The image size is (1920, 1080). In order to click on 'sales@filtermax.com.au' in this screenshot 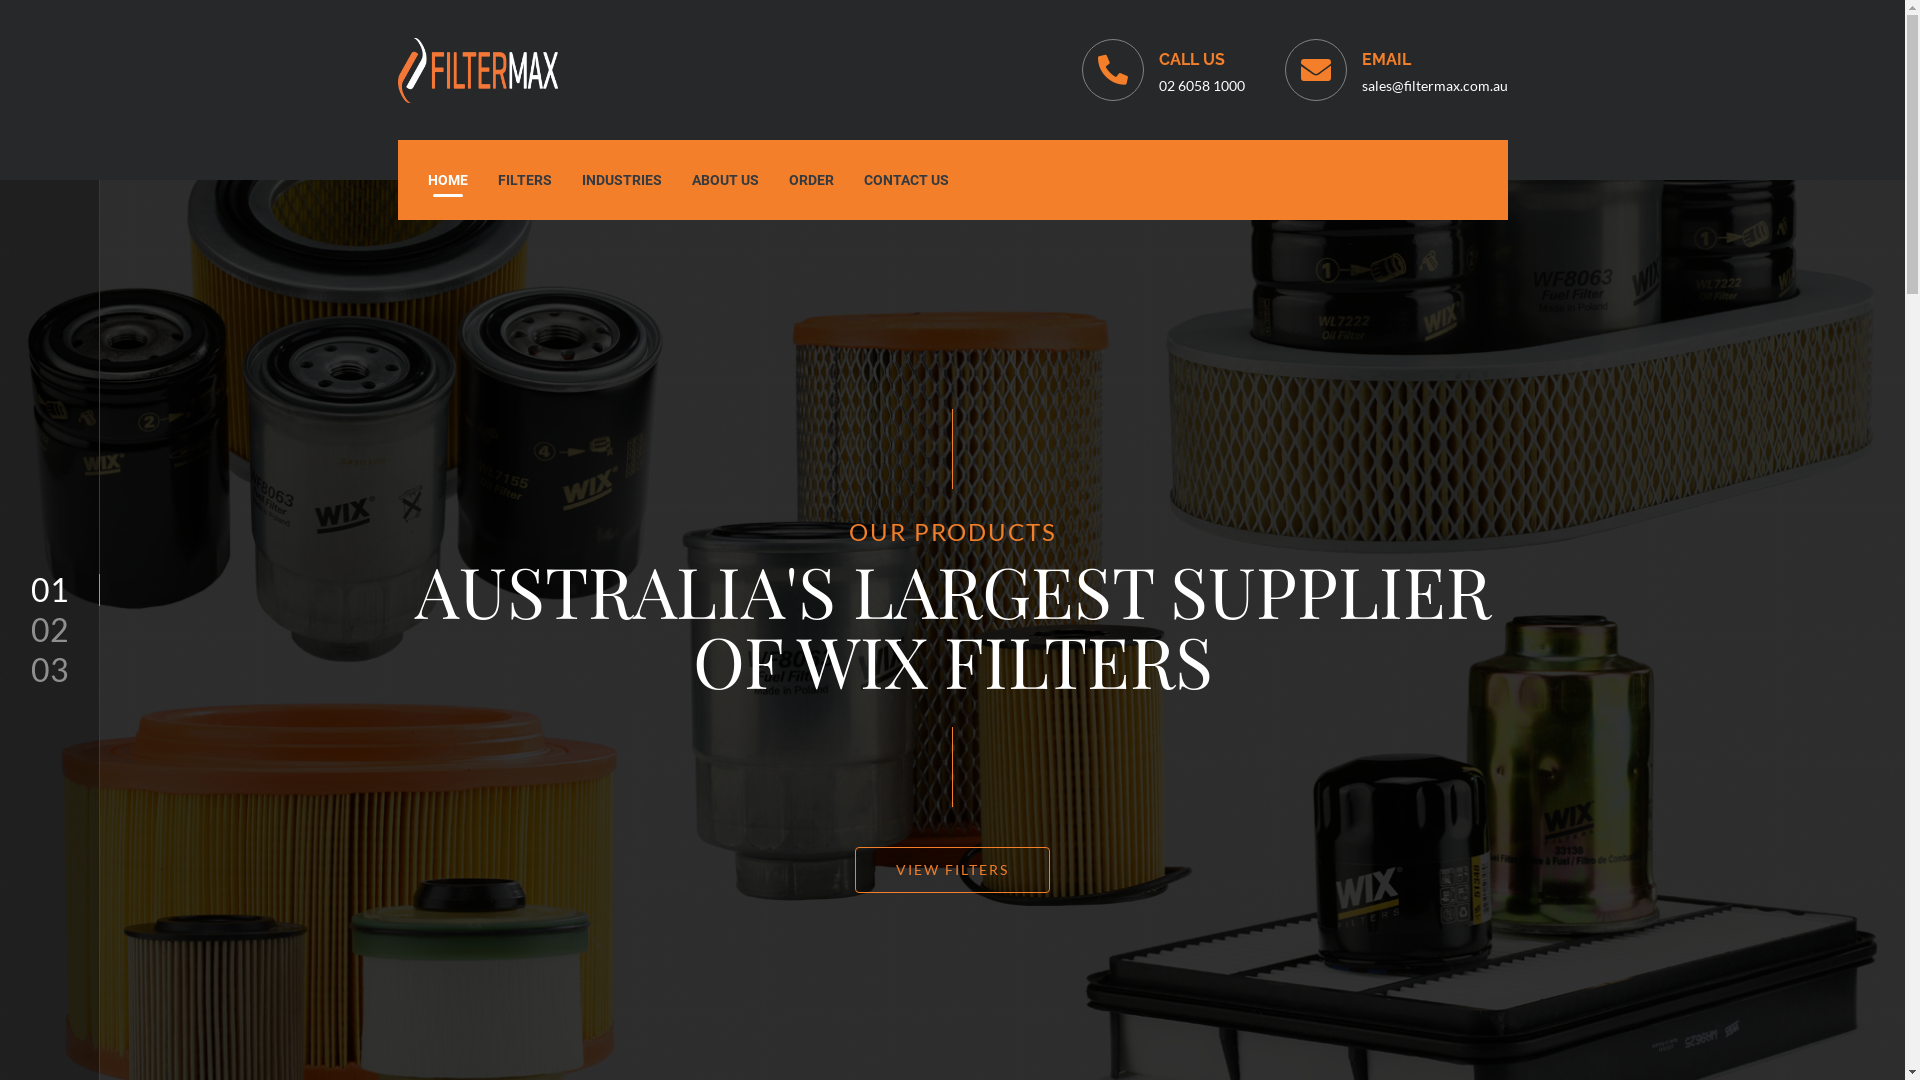, I will do `click(1434, 84)`.